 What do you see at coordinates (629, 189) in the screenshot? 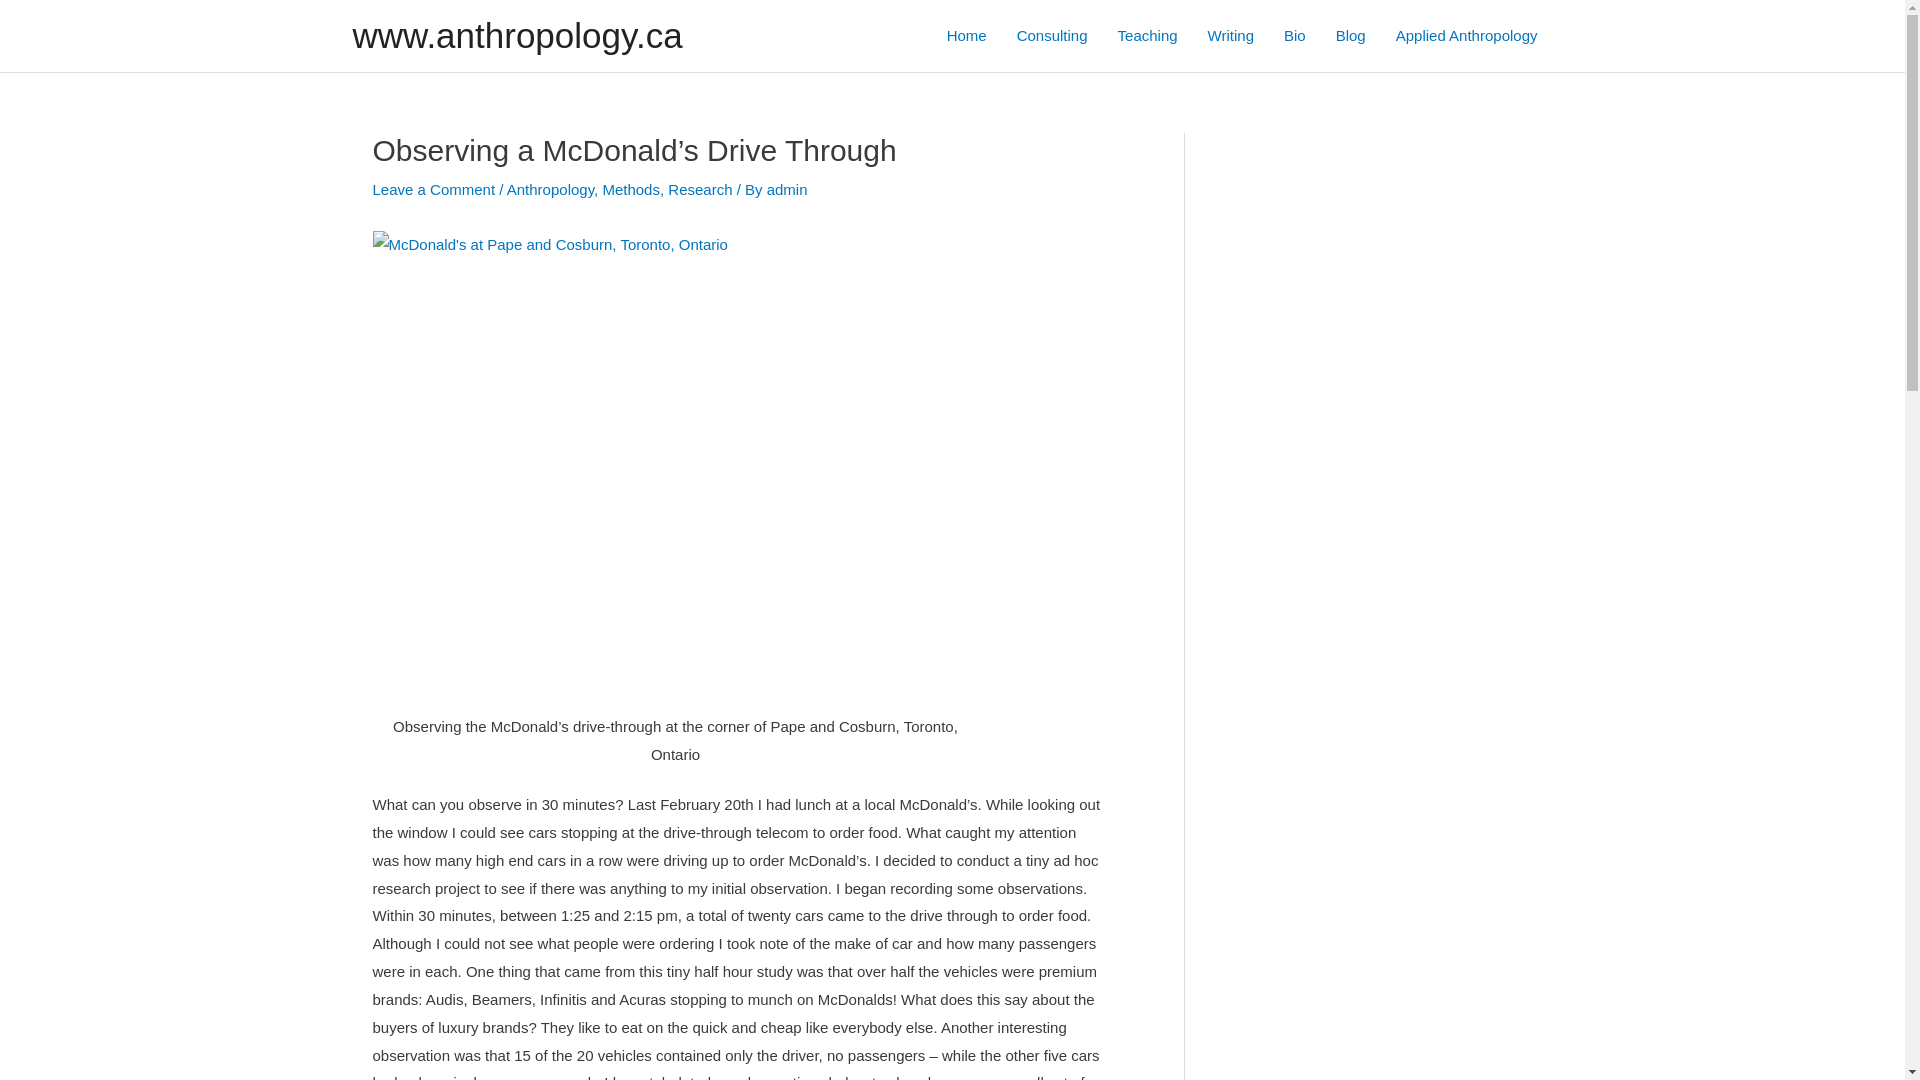
I see `'Methods'` at bounding box center [629, 189].